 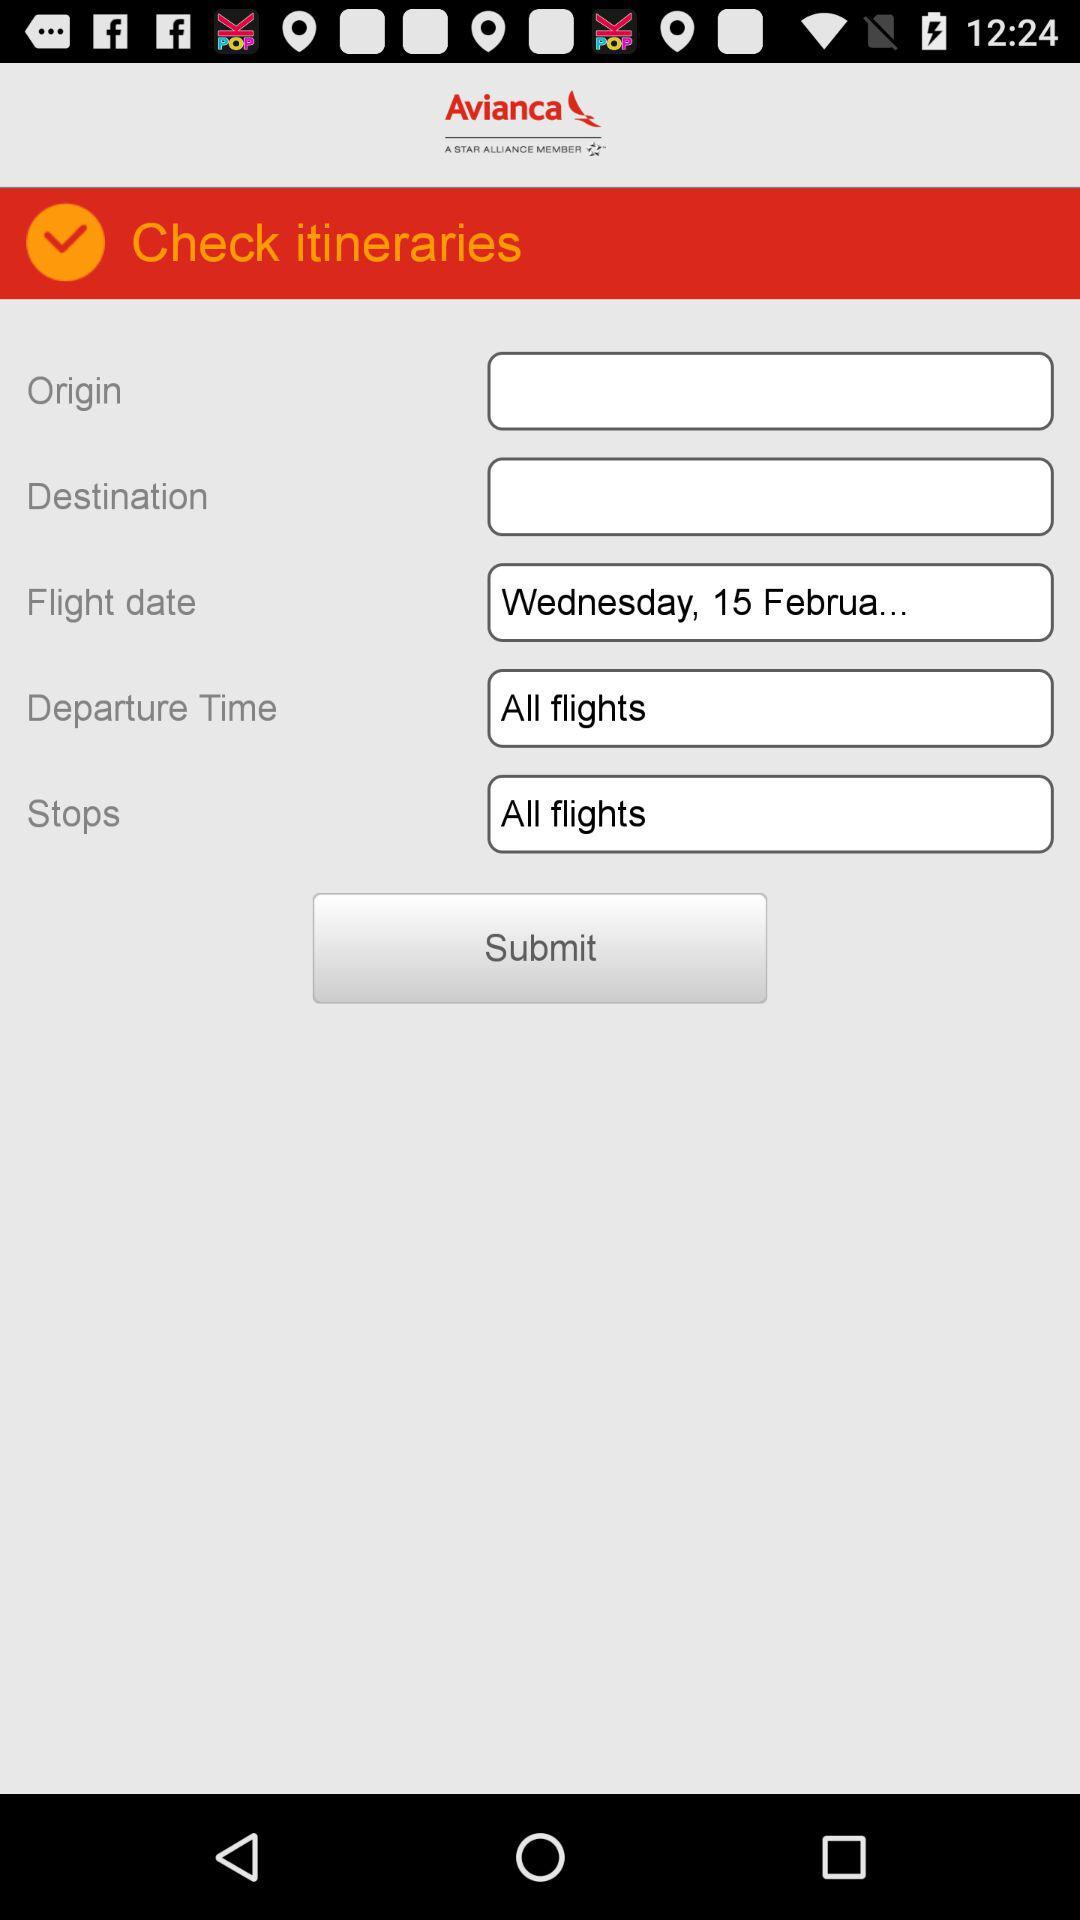 What do you see at coordinates (769, 601) in the screenshot?
I see `wednesday, 15 februa...` at bounding box center [769, 601].